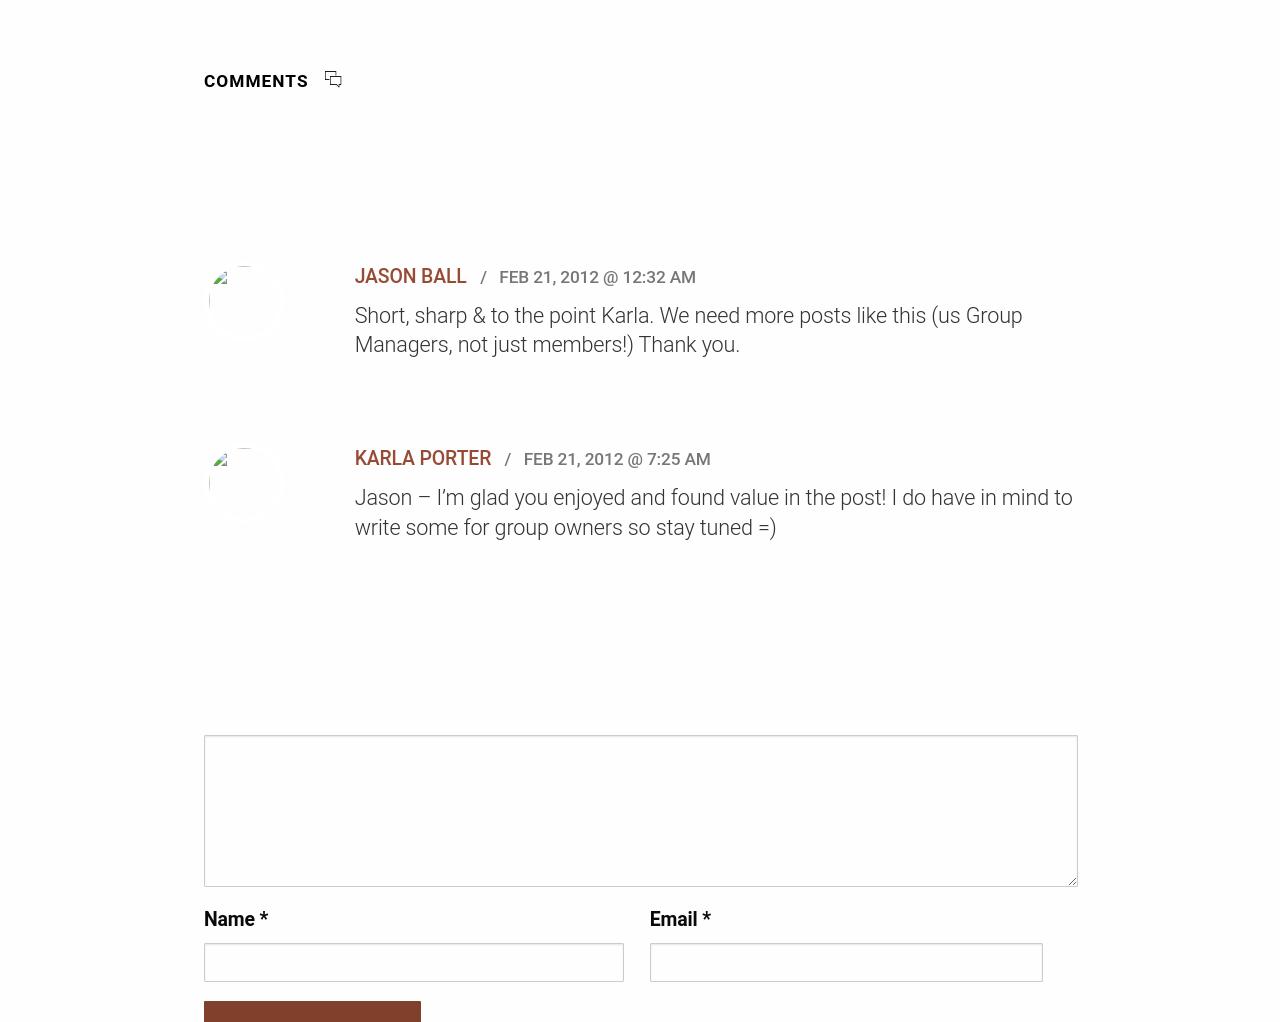 This screenshot has width=1280, height=1022. Describe the element at coordinates (231, 918) in the screenshot. I see `'Name'` at that location.